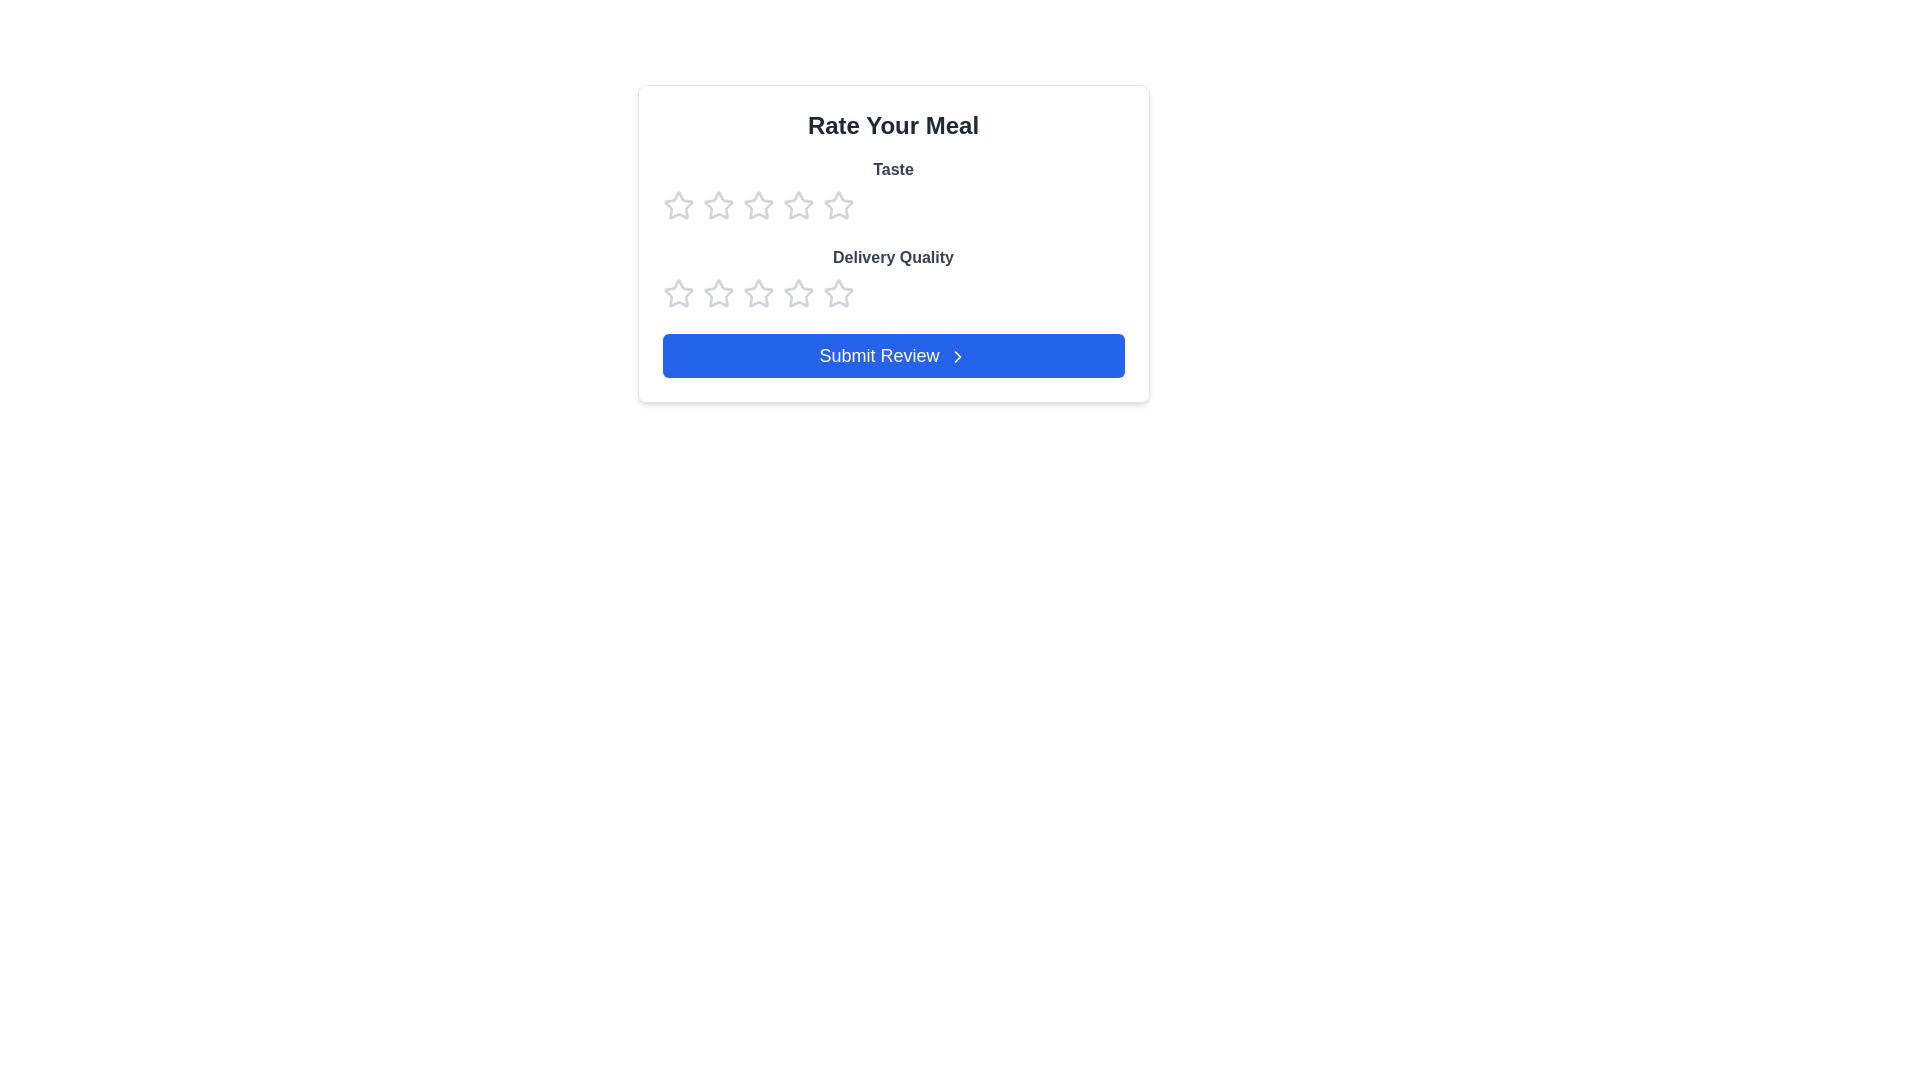  What do you see at coordinates (797, 293) in the screenshot?
I see `the star rating icon in the second row, third column of the rating grid` at bounding box center [797, 293].